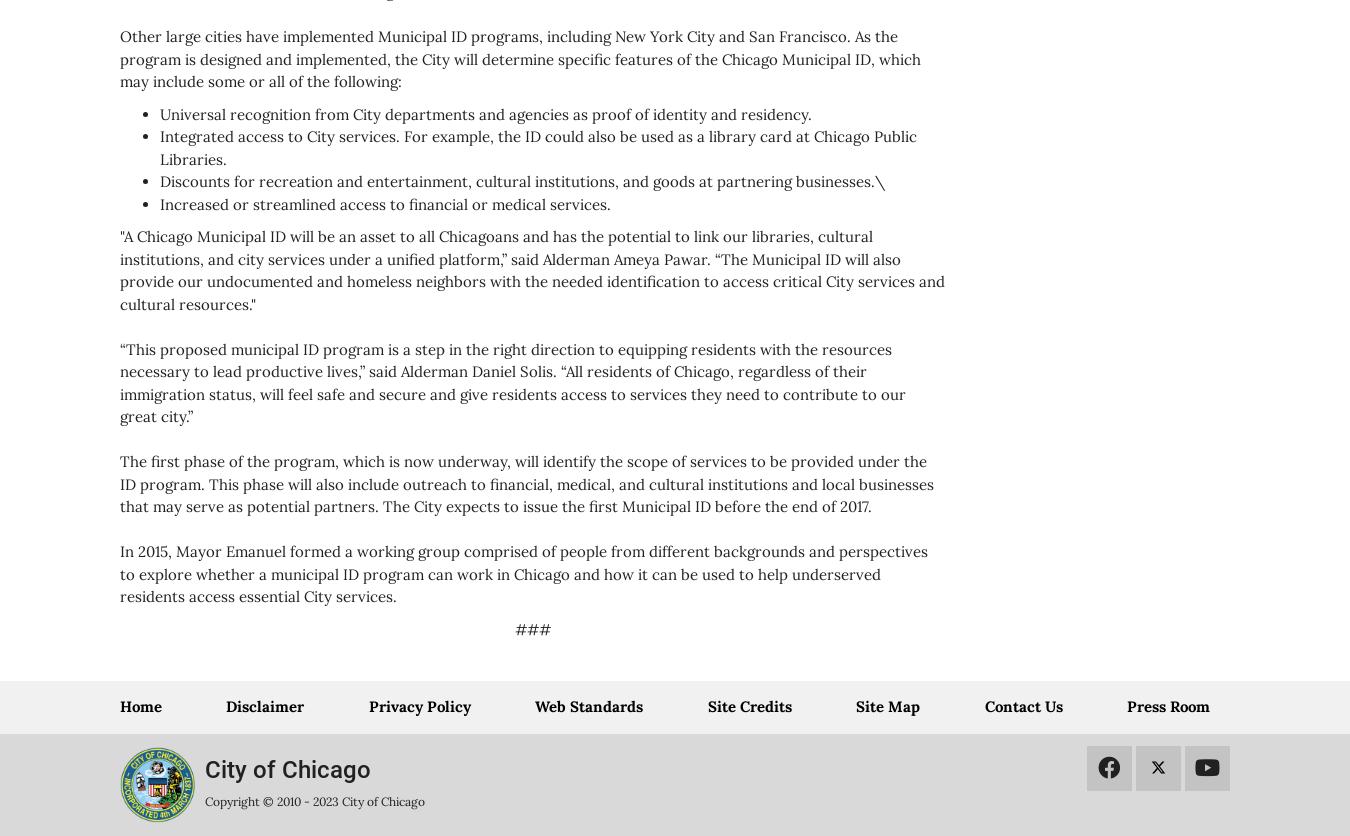 This screenshot has height=836, width=1350. I want to click on 'Disclaimer', so click(264, 706).